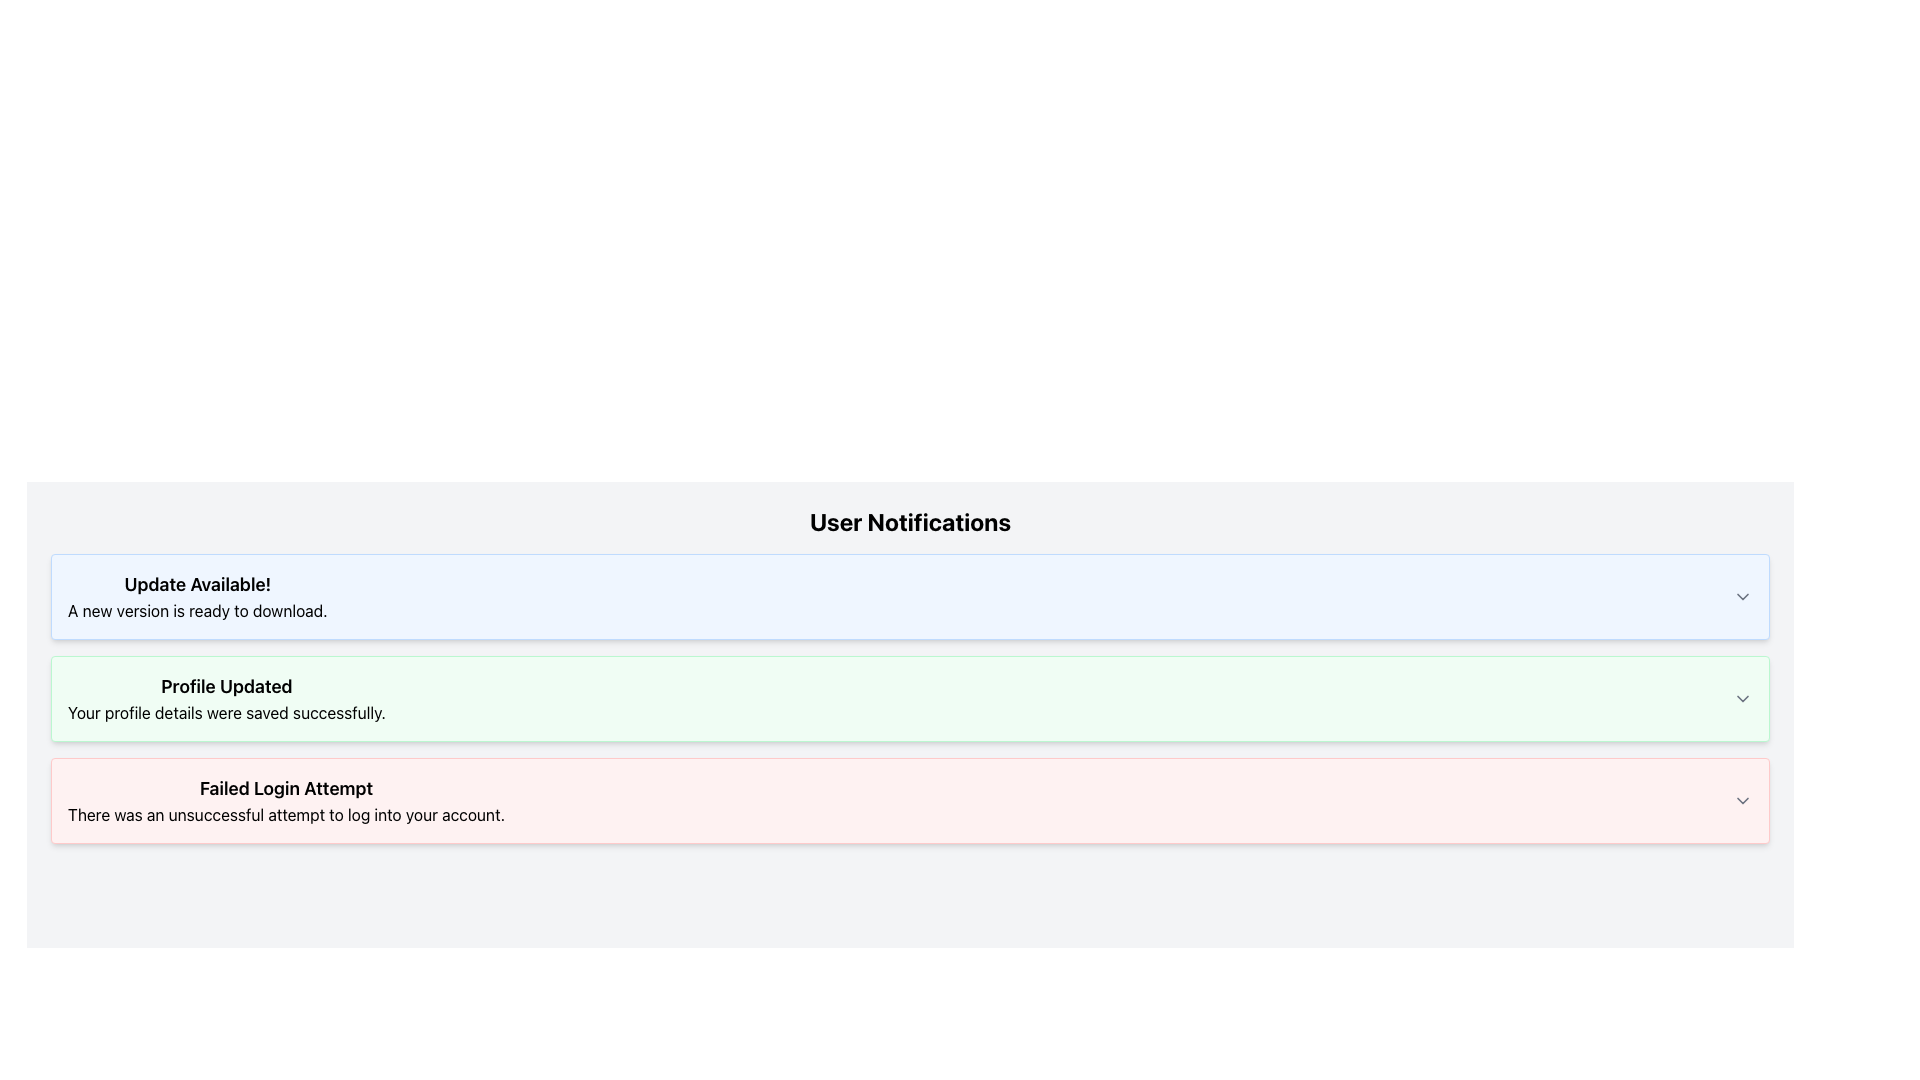 The image size is (1920, 1080). What do you see at coordinates (197, 609) in the screenshot?
I see `text that says 'A new version is ready to download.' located below the heading 'Update Available!' within the first notification card` at bounding box center [197, 609].